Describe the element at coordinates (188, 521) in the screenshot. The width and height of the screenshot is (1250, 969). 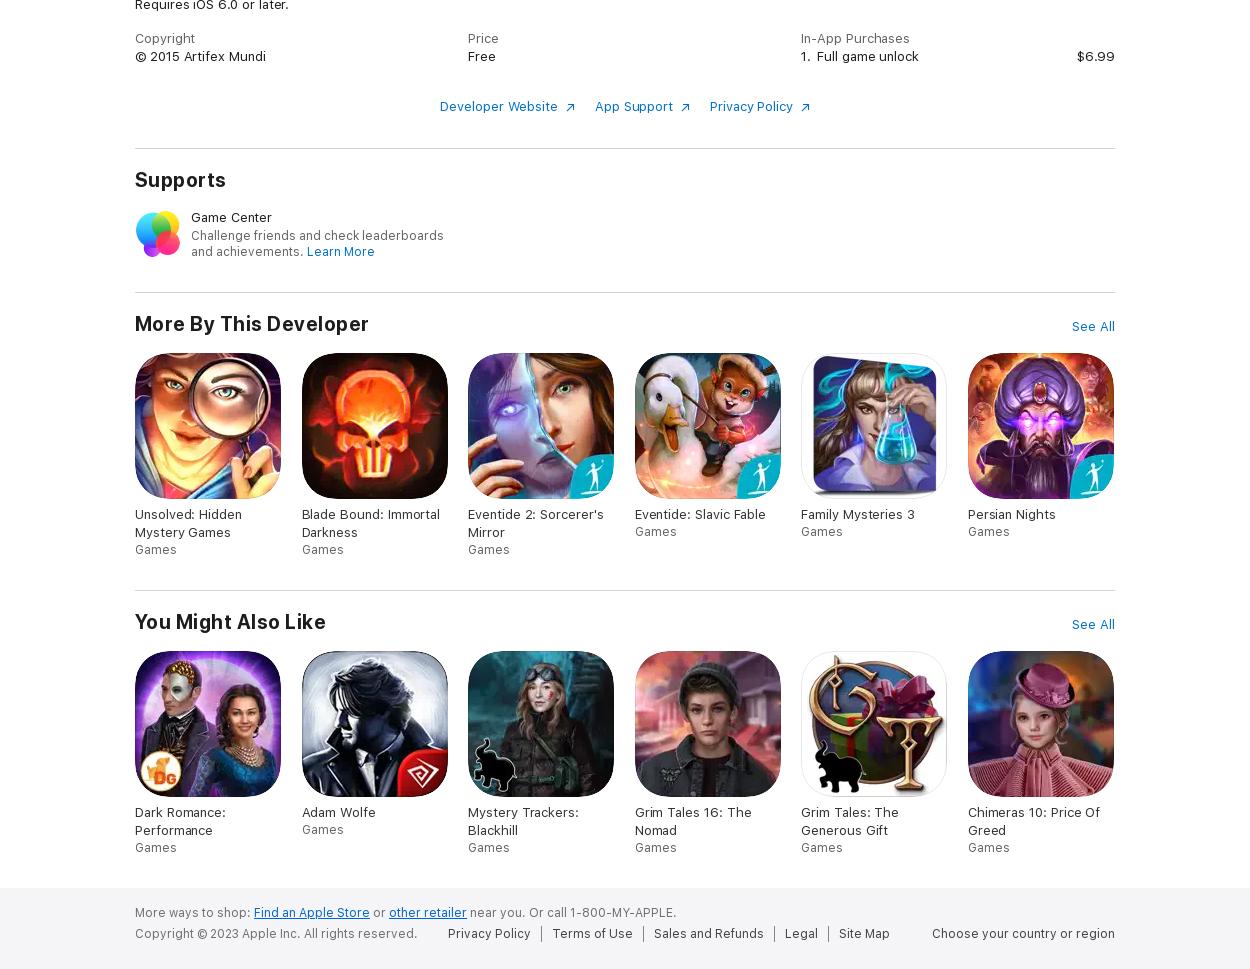
I see `'Unsolved: Hidden Mystery Games'` at that location.